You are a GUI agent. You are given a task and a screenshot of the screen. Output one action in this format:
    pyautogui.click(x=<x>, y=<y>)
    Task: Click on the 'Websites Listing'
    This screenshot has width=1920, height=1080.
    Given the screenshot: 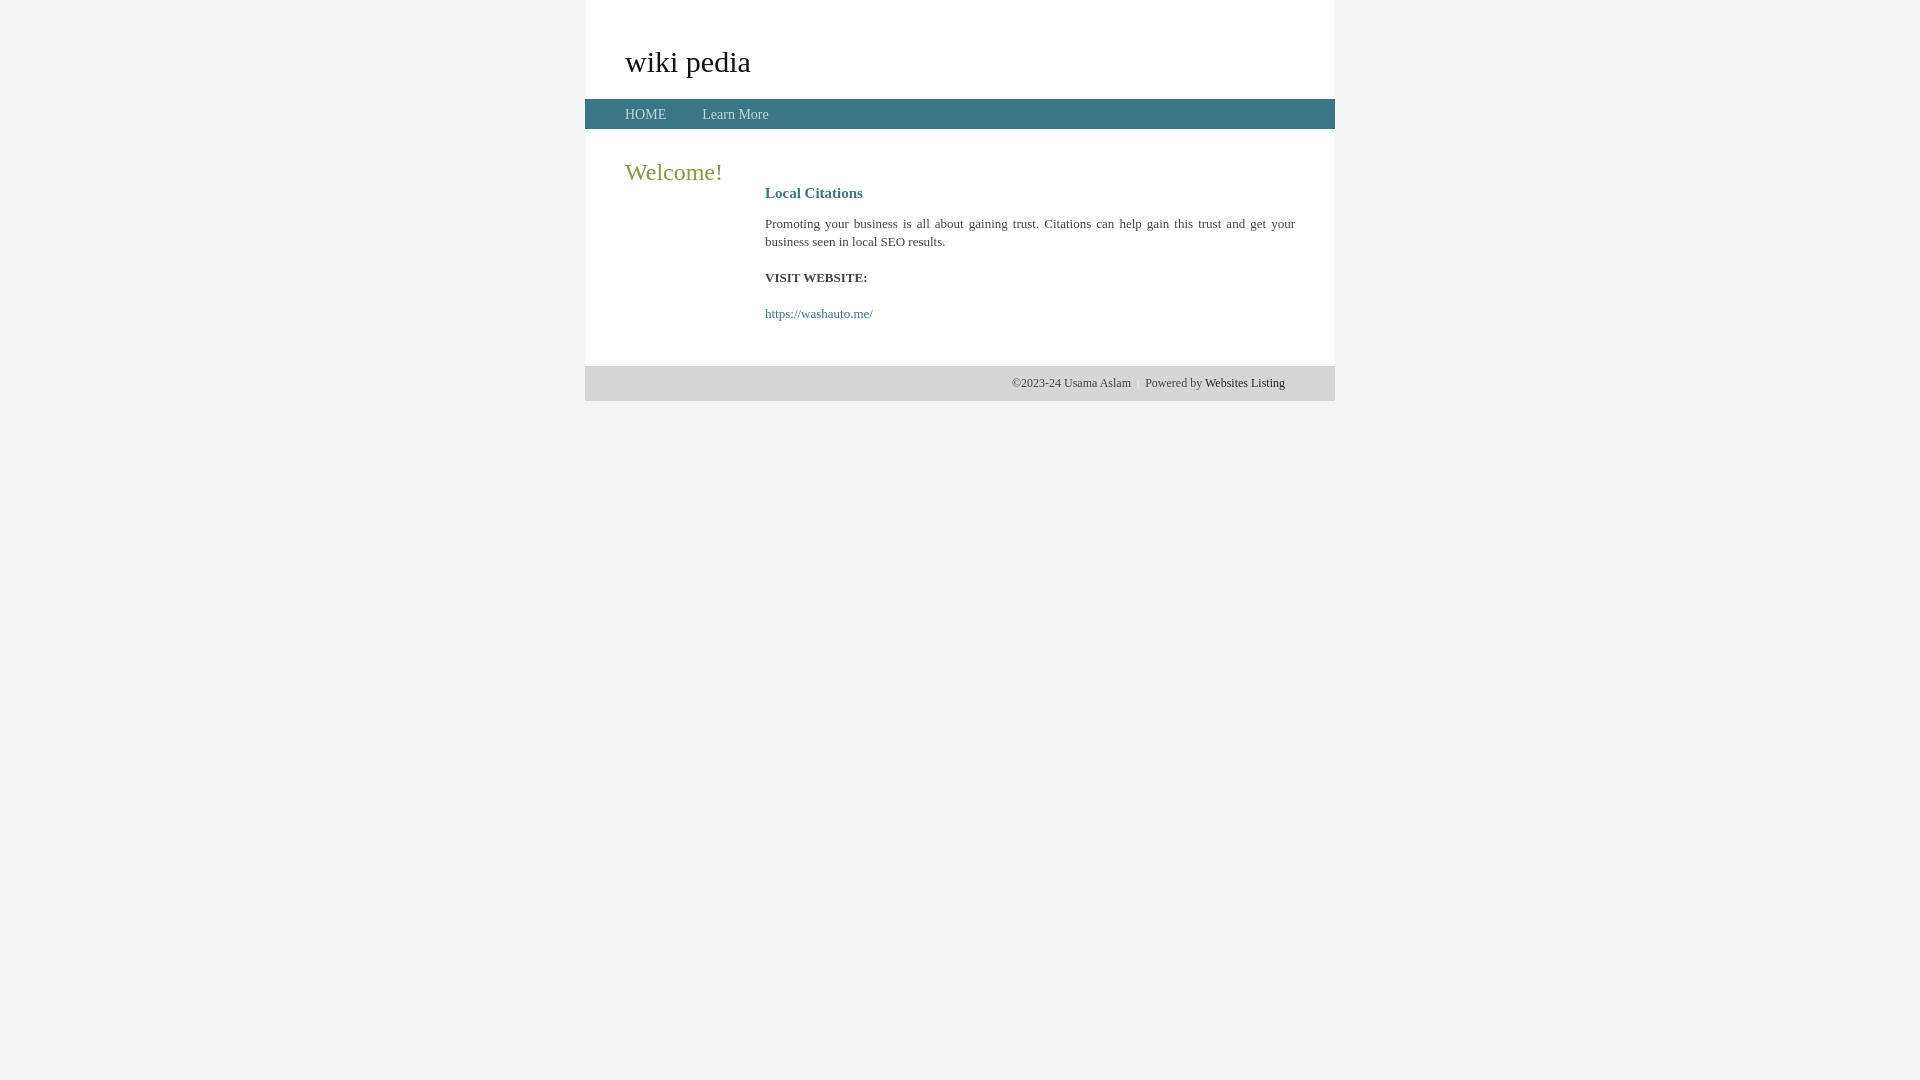 What is the action you would take?
    pyautogui.click(x=1243, y=382)
    